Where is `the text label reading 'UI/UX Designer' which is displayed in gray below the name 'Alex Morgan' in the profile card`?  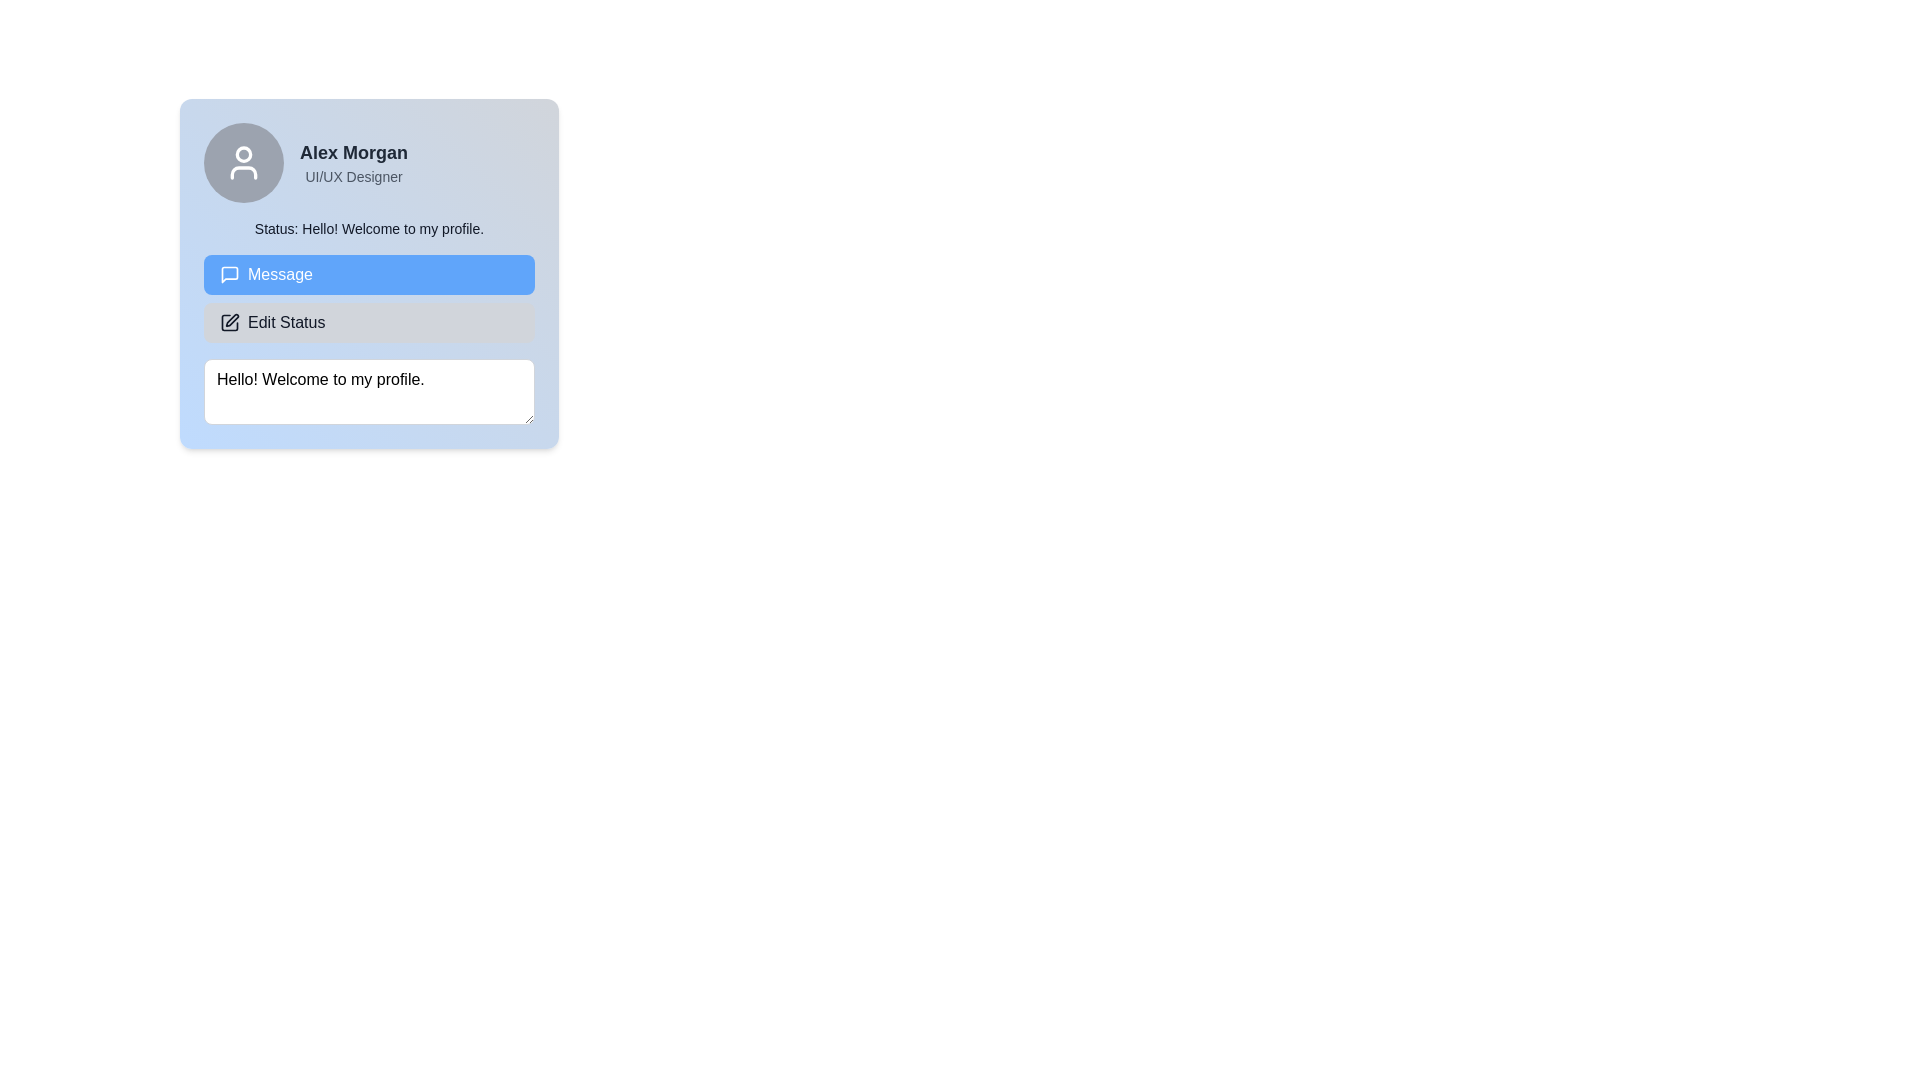 the text label reading 'UI/UX Designer' which is displayed in gray below the name 'Alex Morgan' in the profile card is located at coordinates (354, 176).